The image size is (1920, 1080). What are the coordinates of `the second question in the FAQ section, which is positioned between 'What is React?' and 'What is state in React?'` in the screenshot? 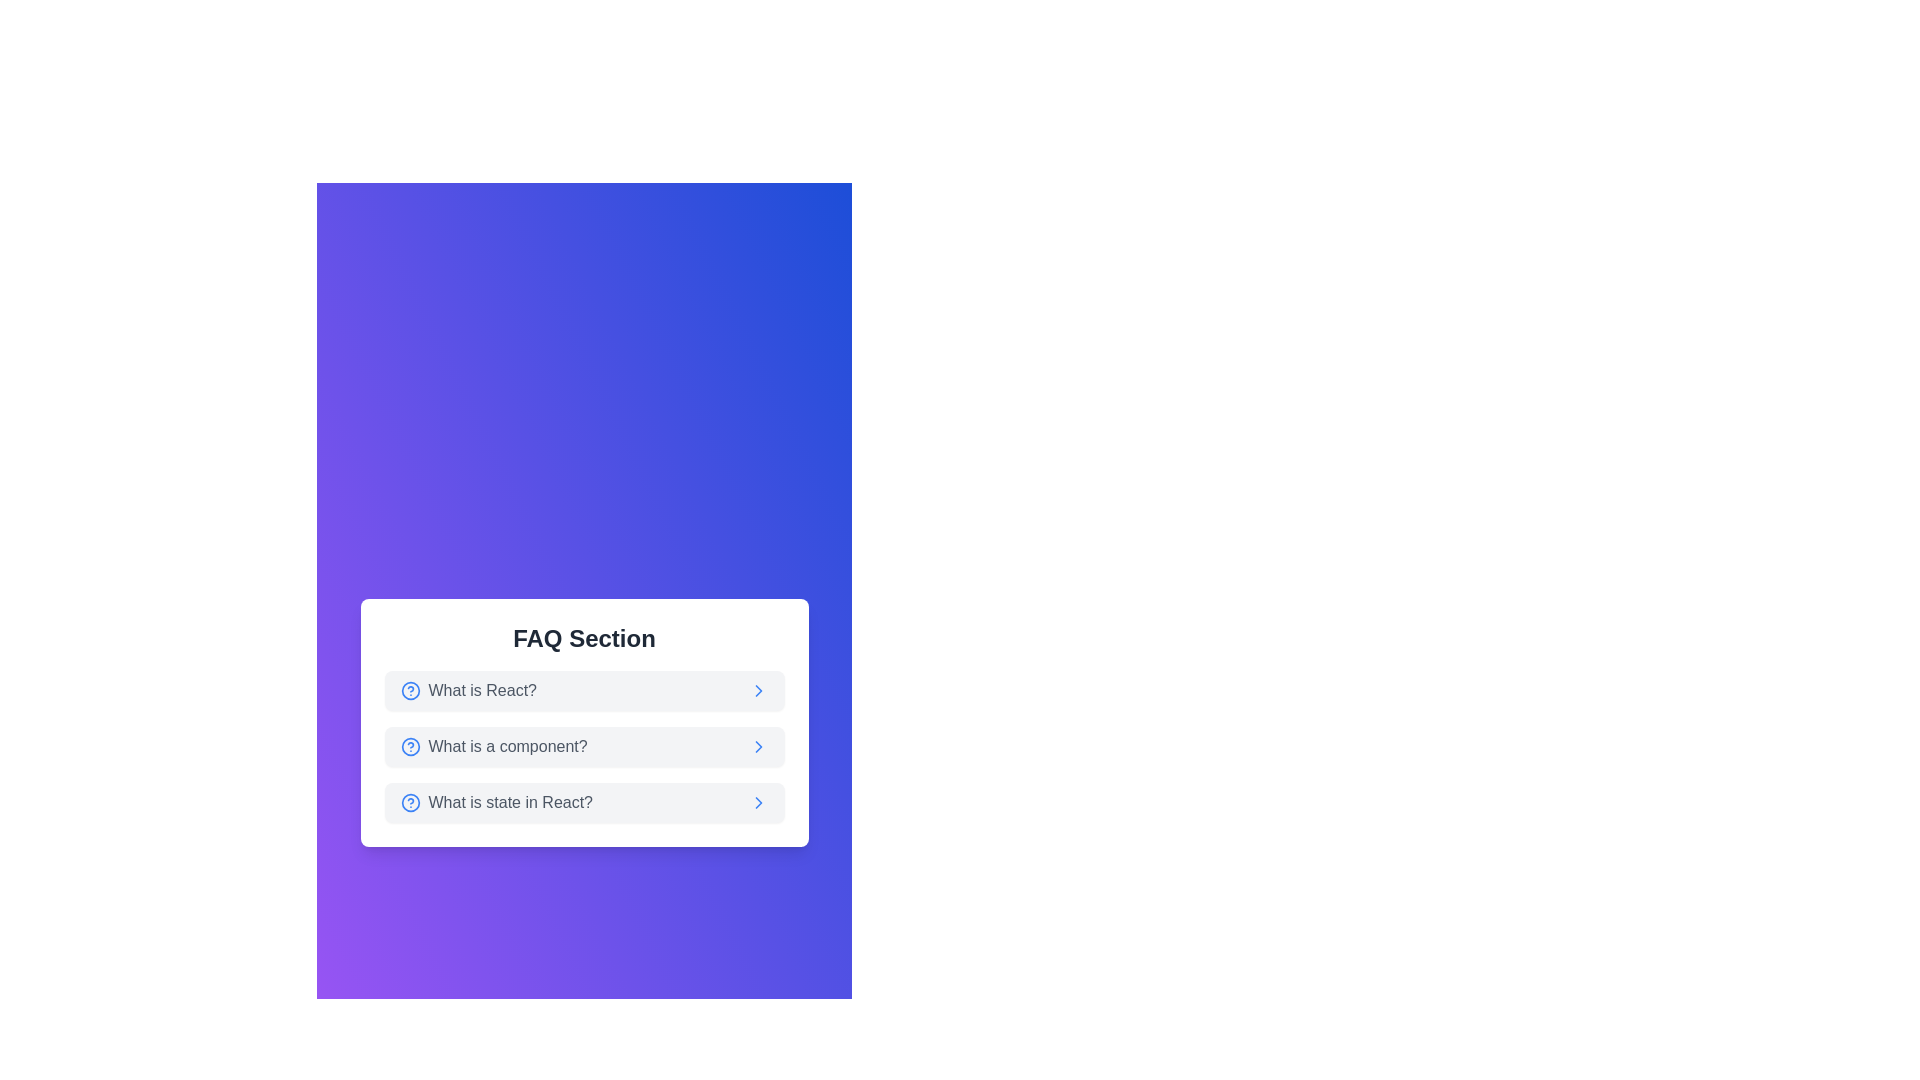 It's located at (583, 747).